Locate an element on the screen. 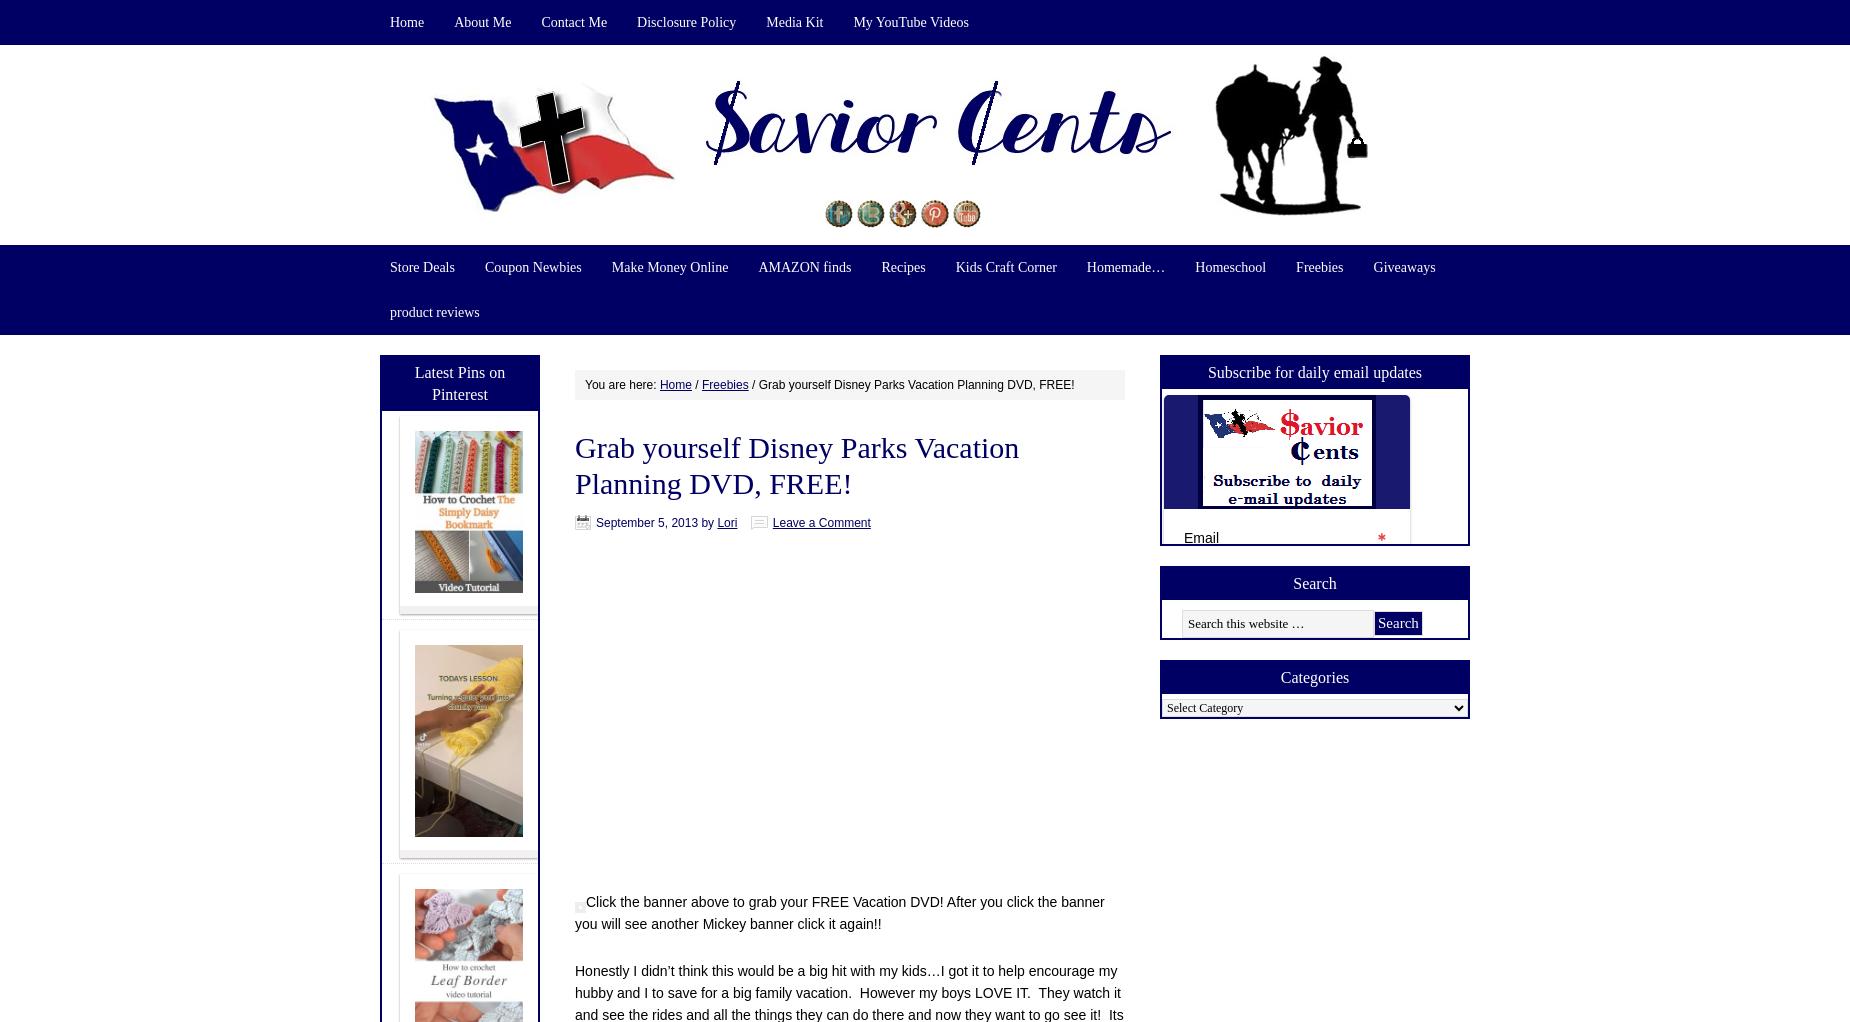 The width and height of the screenshot is (1850, 1022). 'Categories' is located at coordinates (1279, 676).